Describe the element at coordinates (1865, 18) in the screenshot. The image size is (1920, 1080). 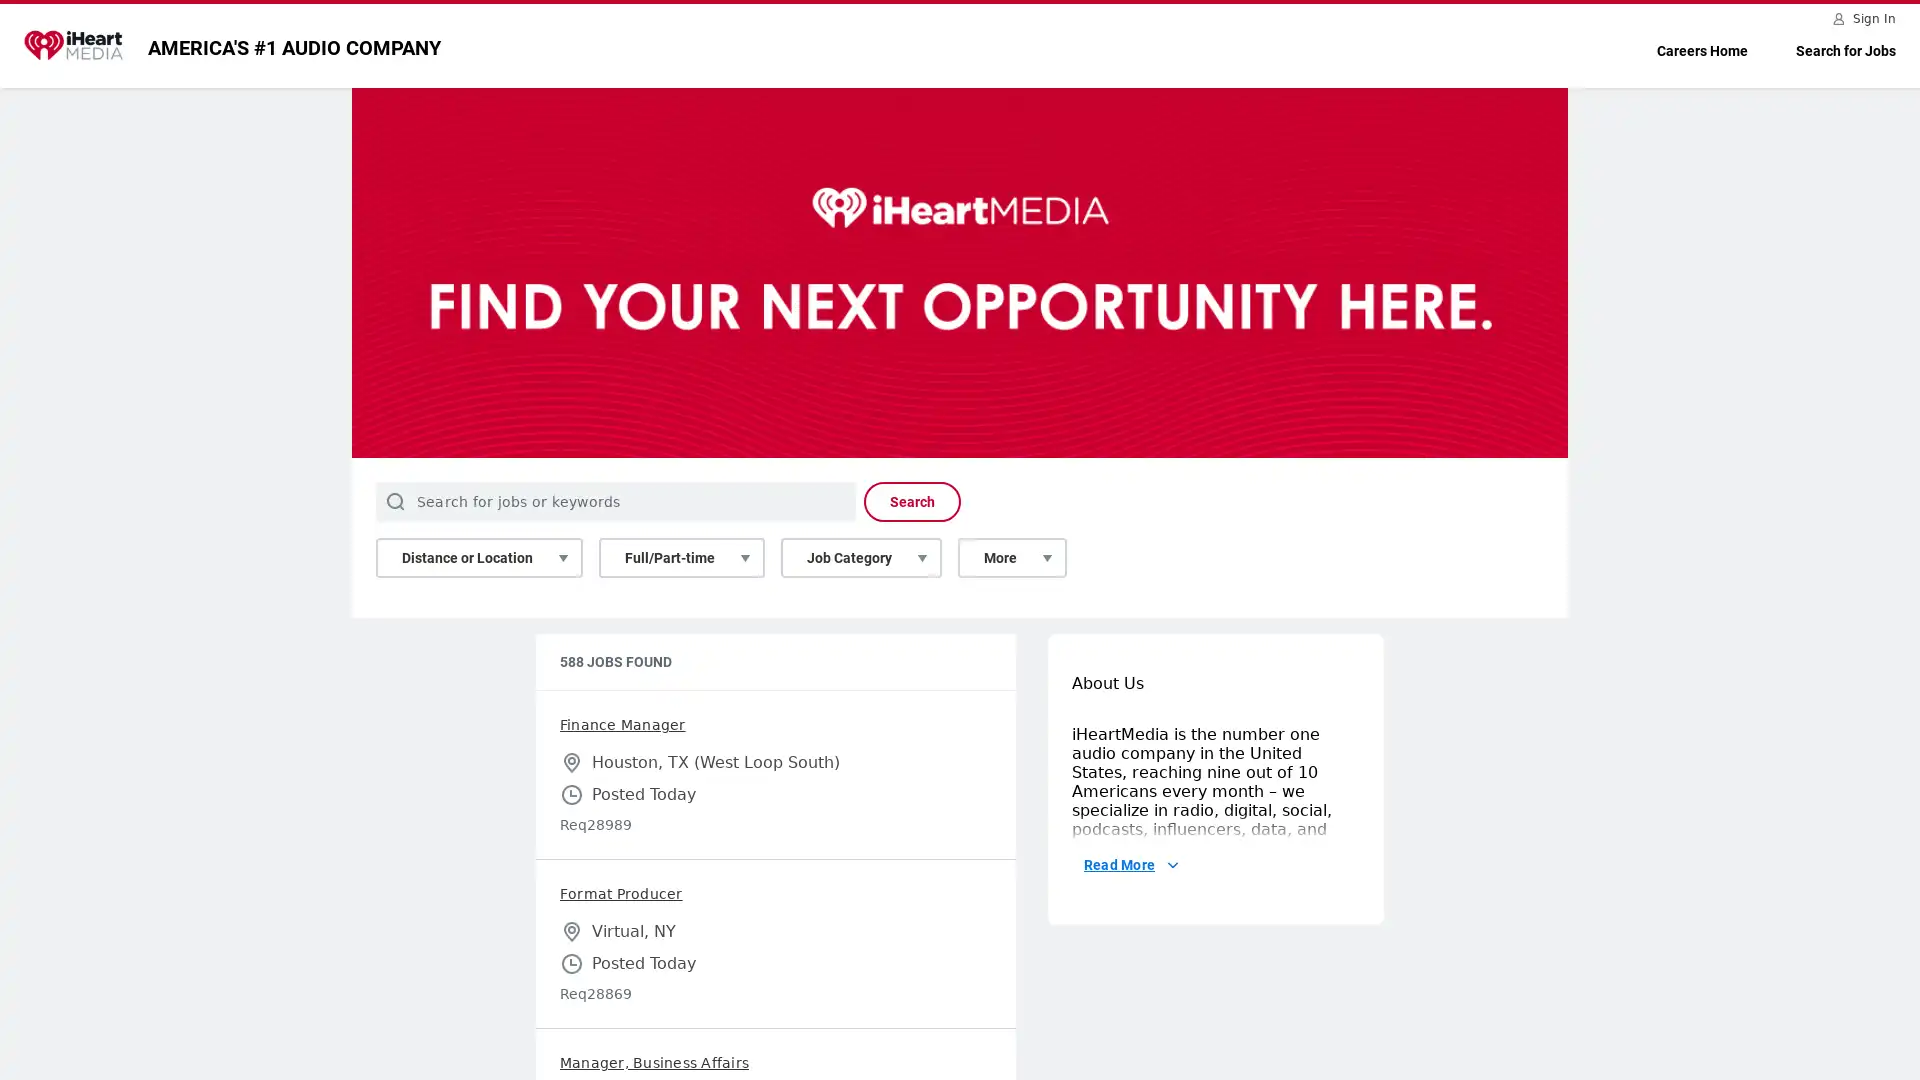
I see `Sign In` at that location.